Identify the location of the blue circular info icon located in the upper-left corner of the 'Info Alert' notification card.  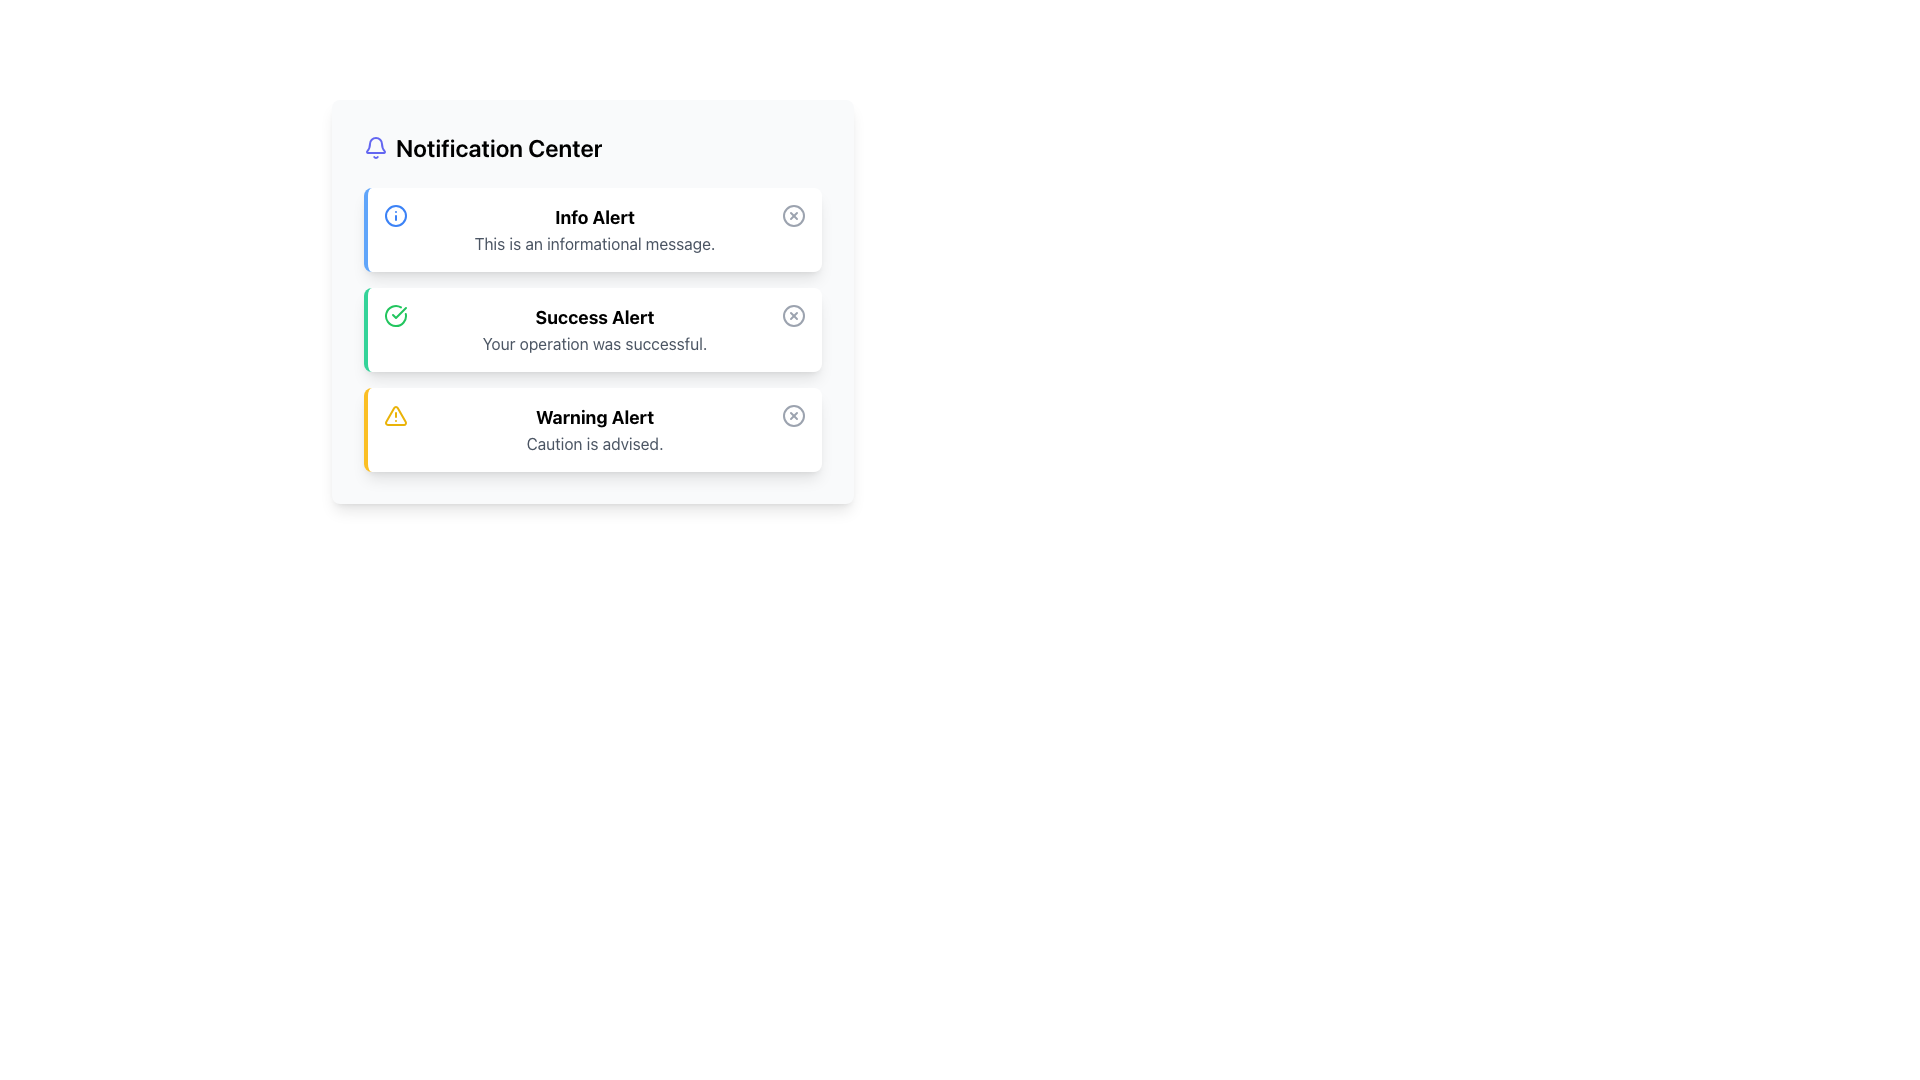
(395, 216).